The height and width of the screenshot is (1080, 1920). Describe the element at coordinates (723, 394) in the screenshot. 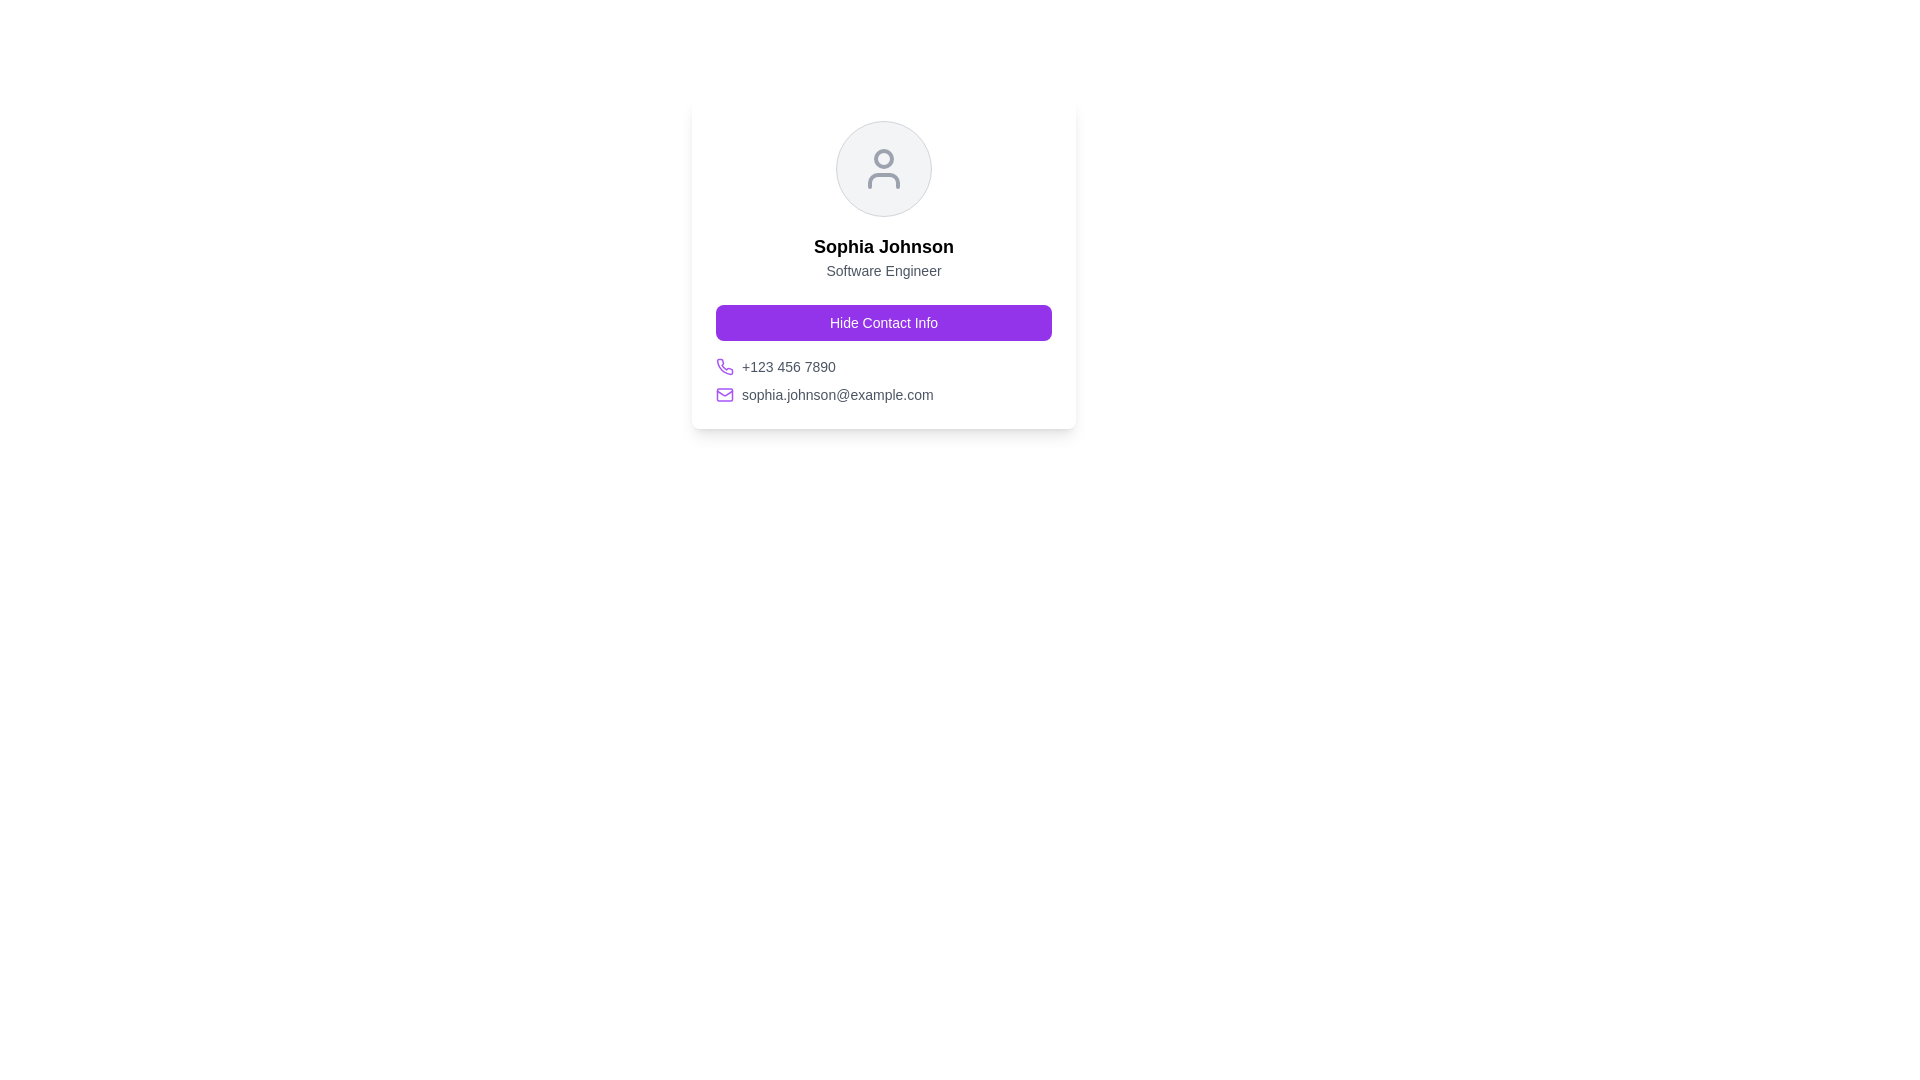

I see `the email icon located at the lower-left corner of the card layout, adjacent to the email address 'sophia.johnson@example.com'` at that location.